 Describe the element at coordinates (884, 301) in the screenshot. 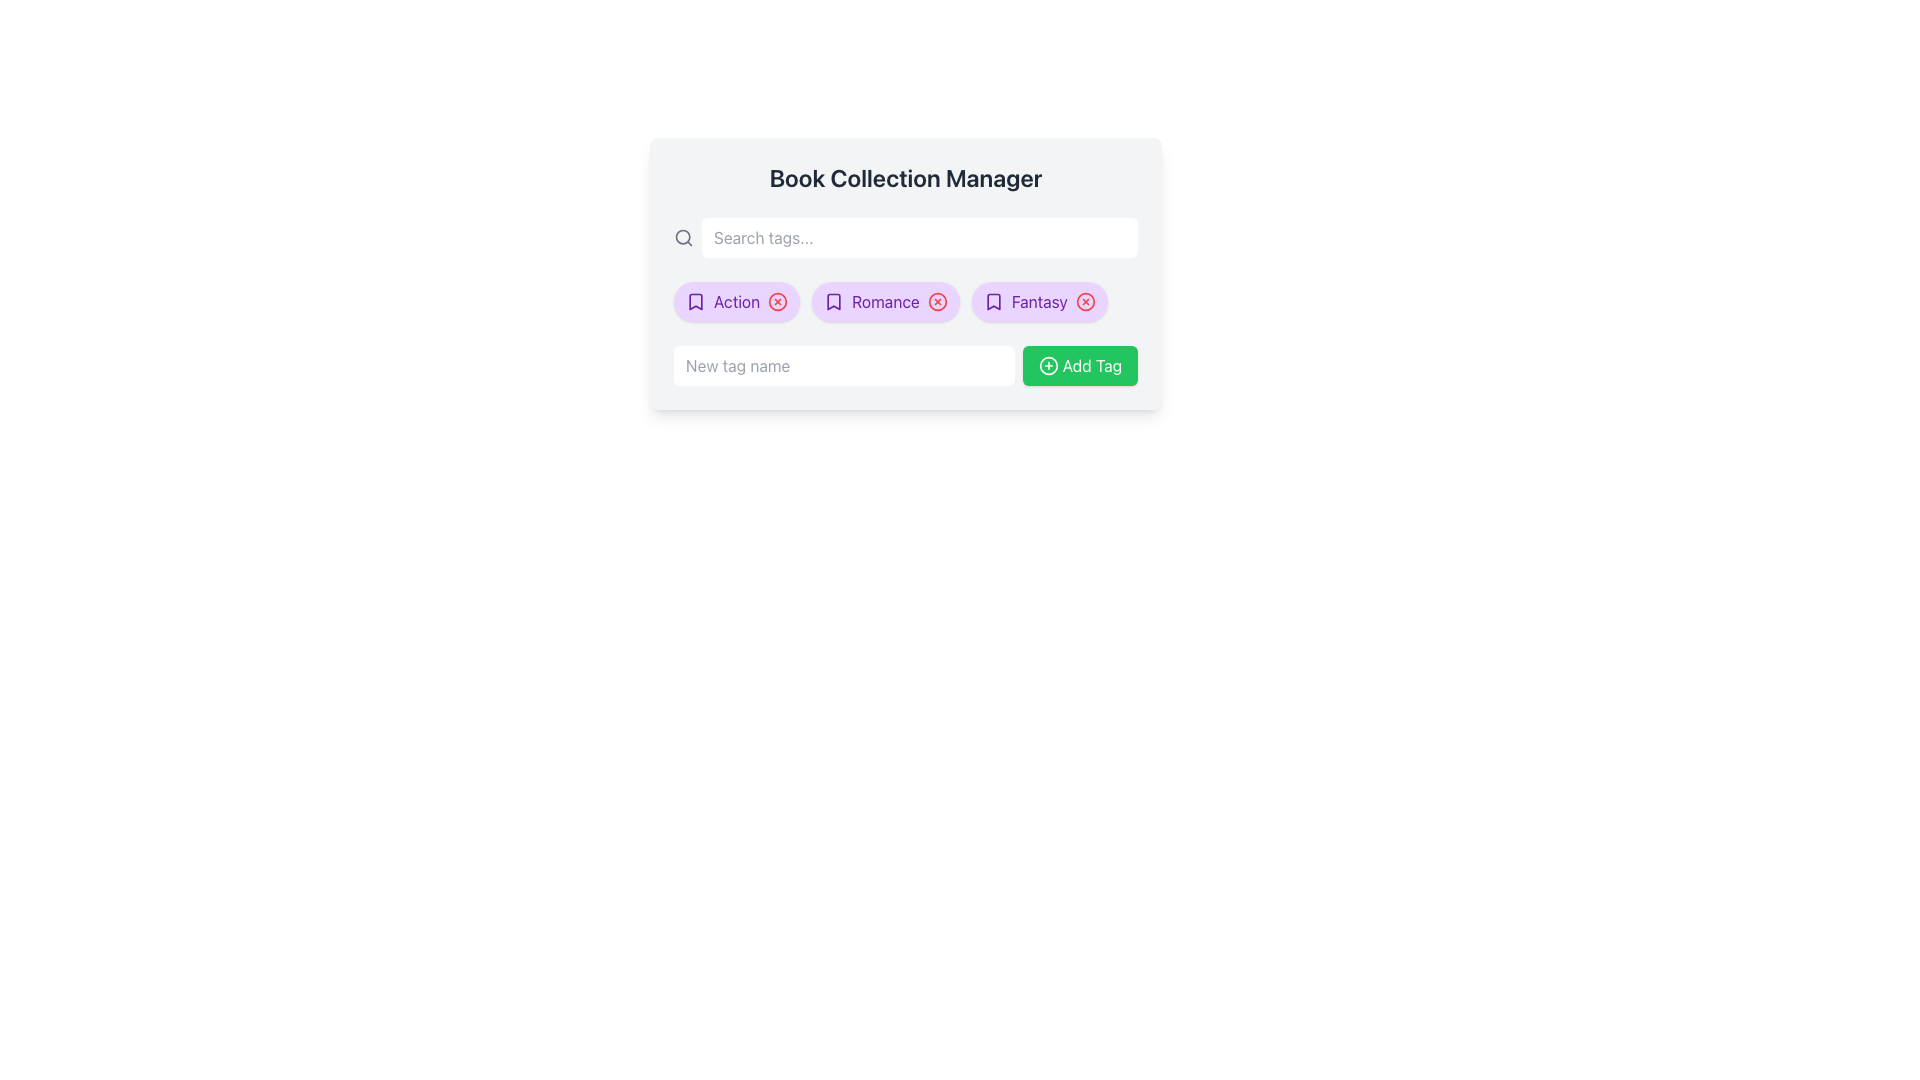

I see `the 'Romance' static text label, which is styled in bold vibrant purple and located between 'Action' and 'Fantasy' tags` at that location.